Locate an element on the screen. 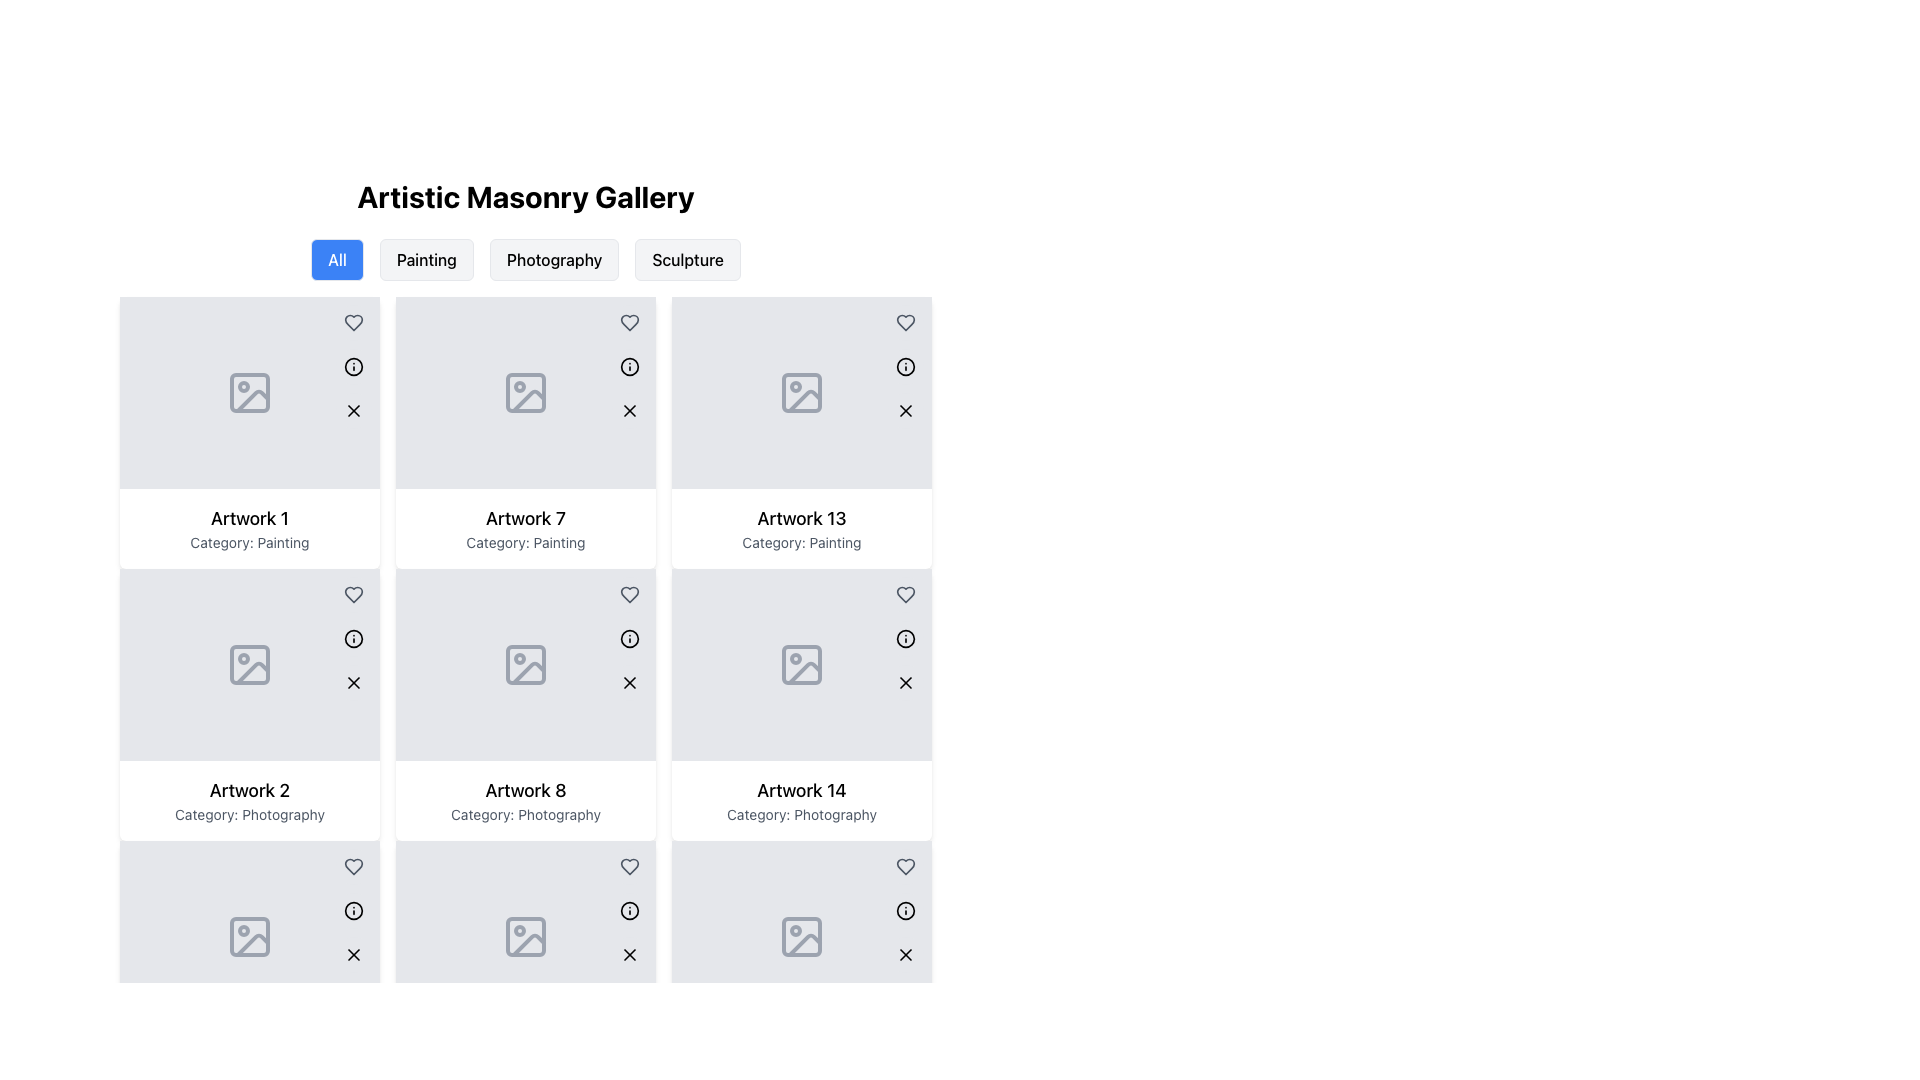 This screenshot has height=1080, width=1920. the close button in the bottom right corner of the third column's fourth card labeled 'Artwork 14' is located at coordinates (905, 954).